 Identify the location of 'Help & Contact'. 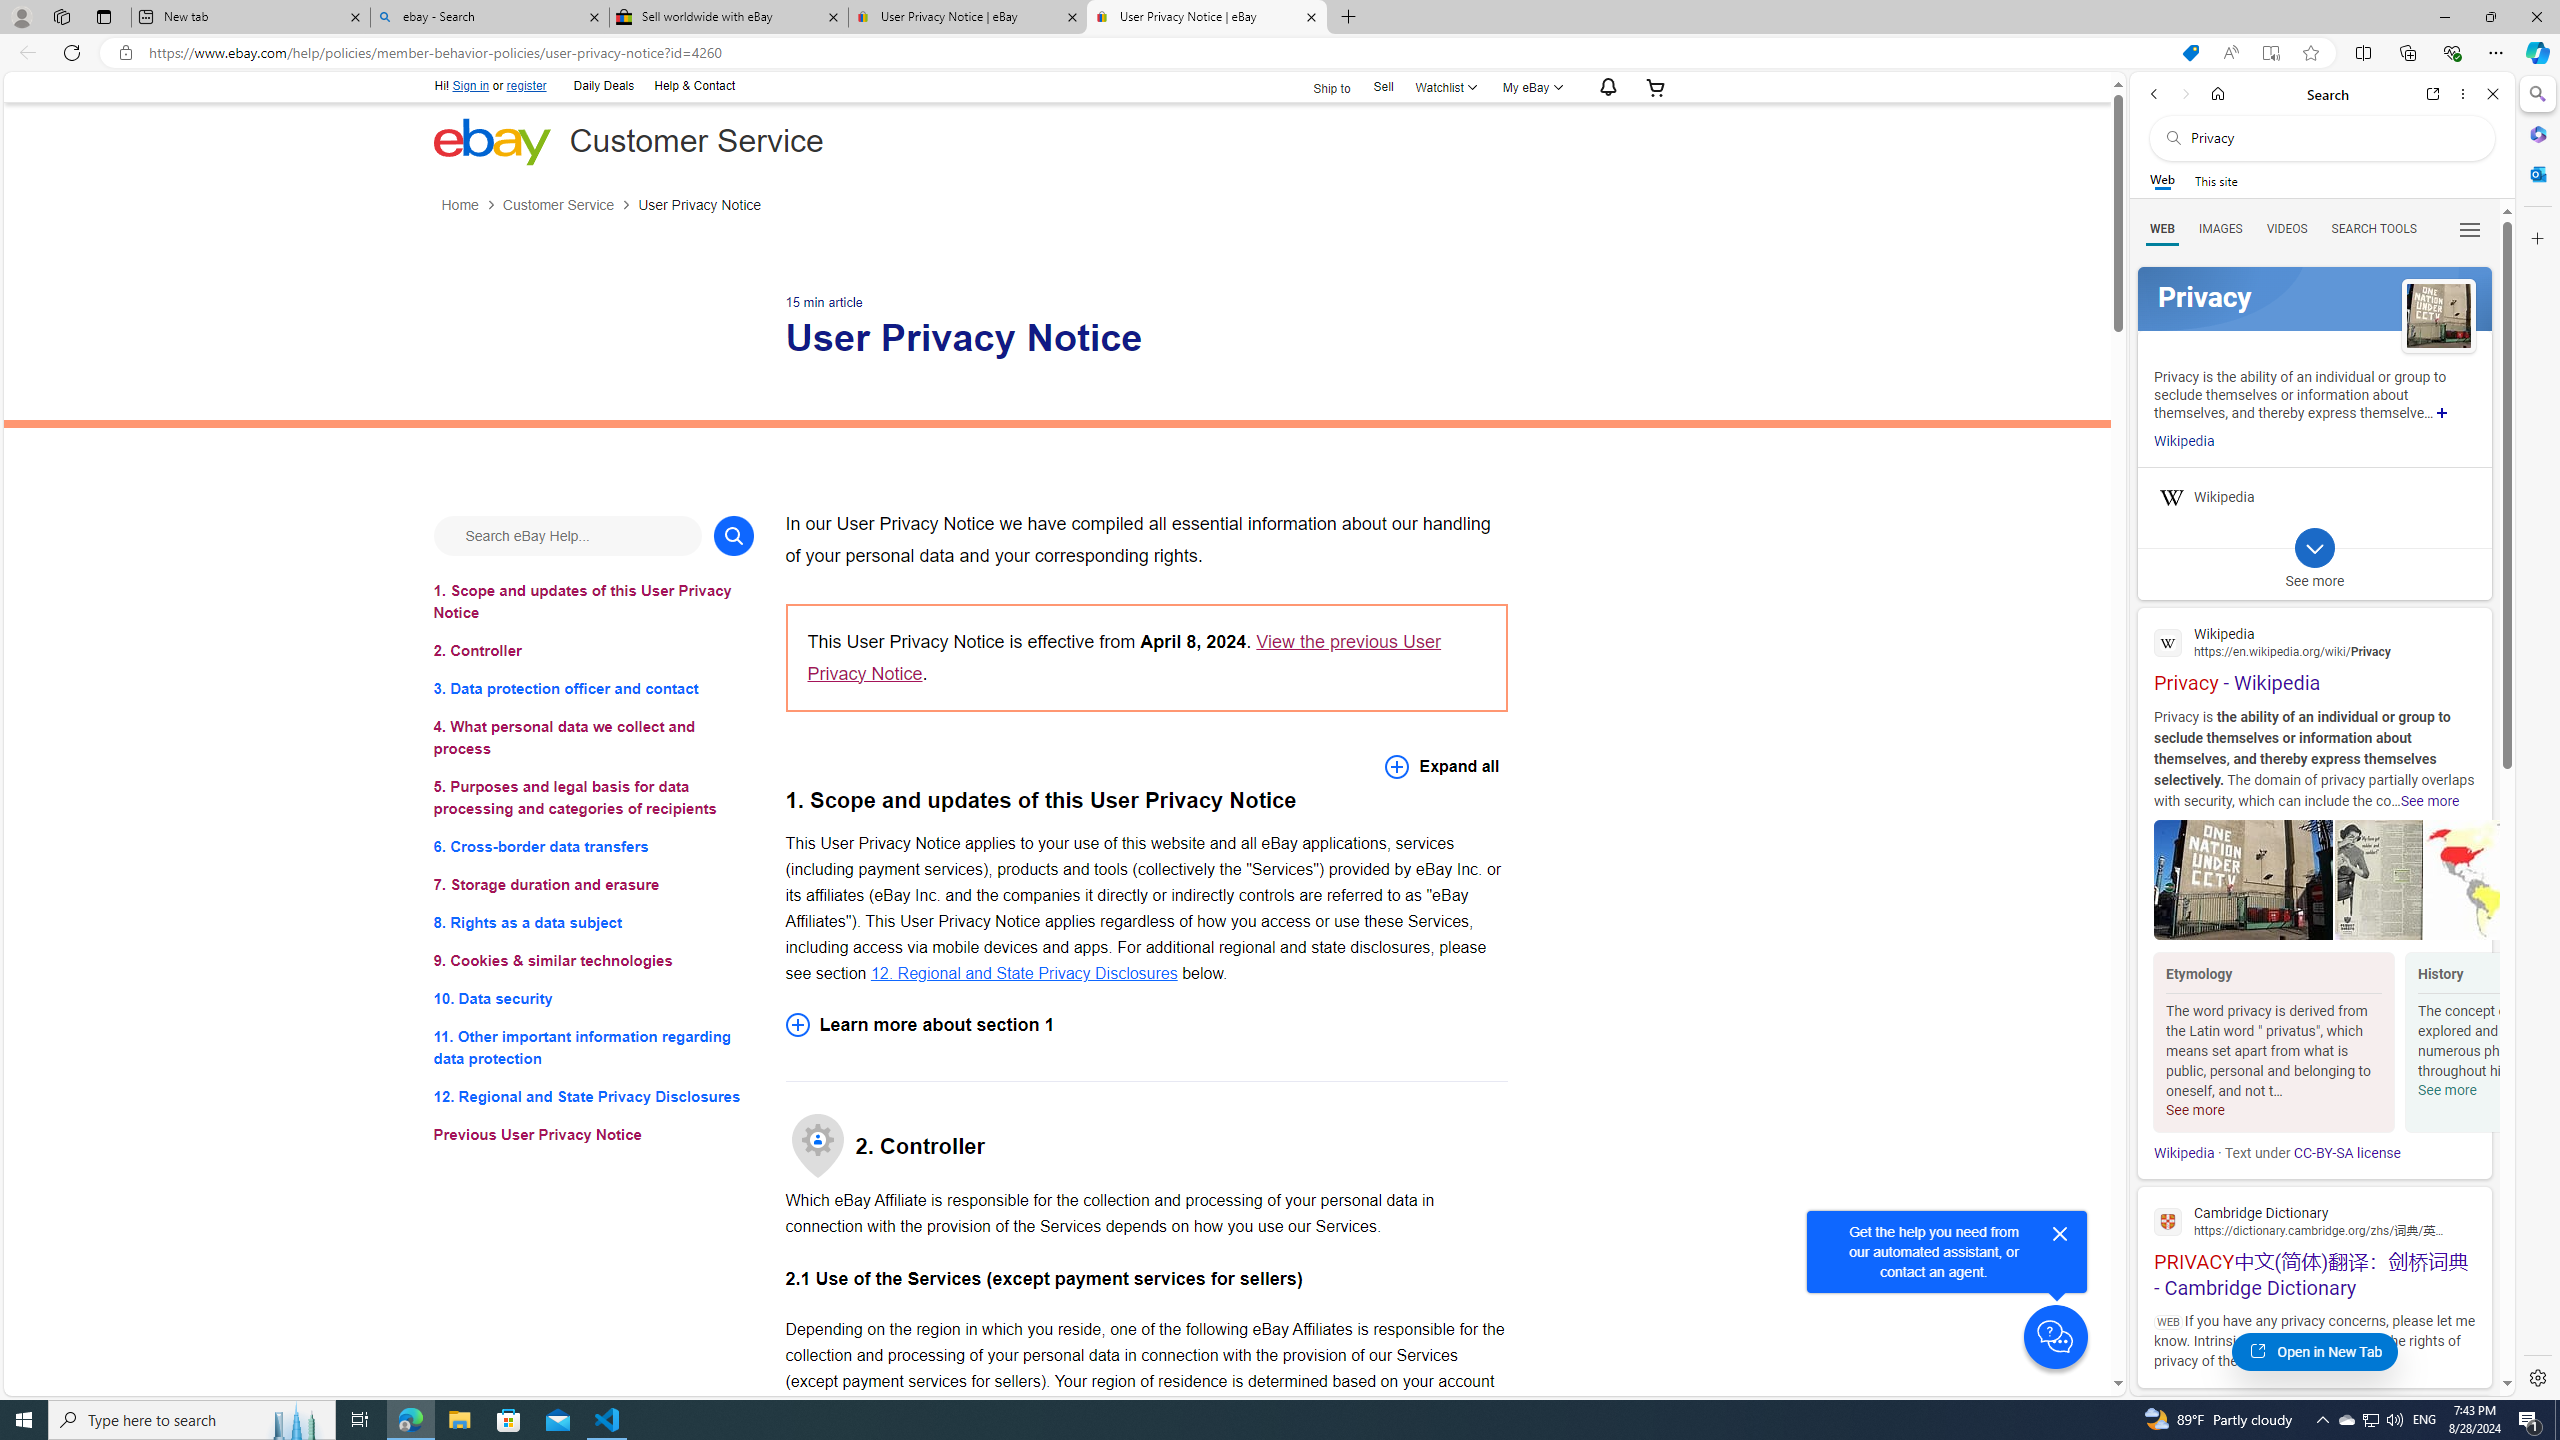
(692, 87).